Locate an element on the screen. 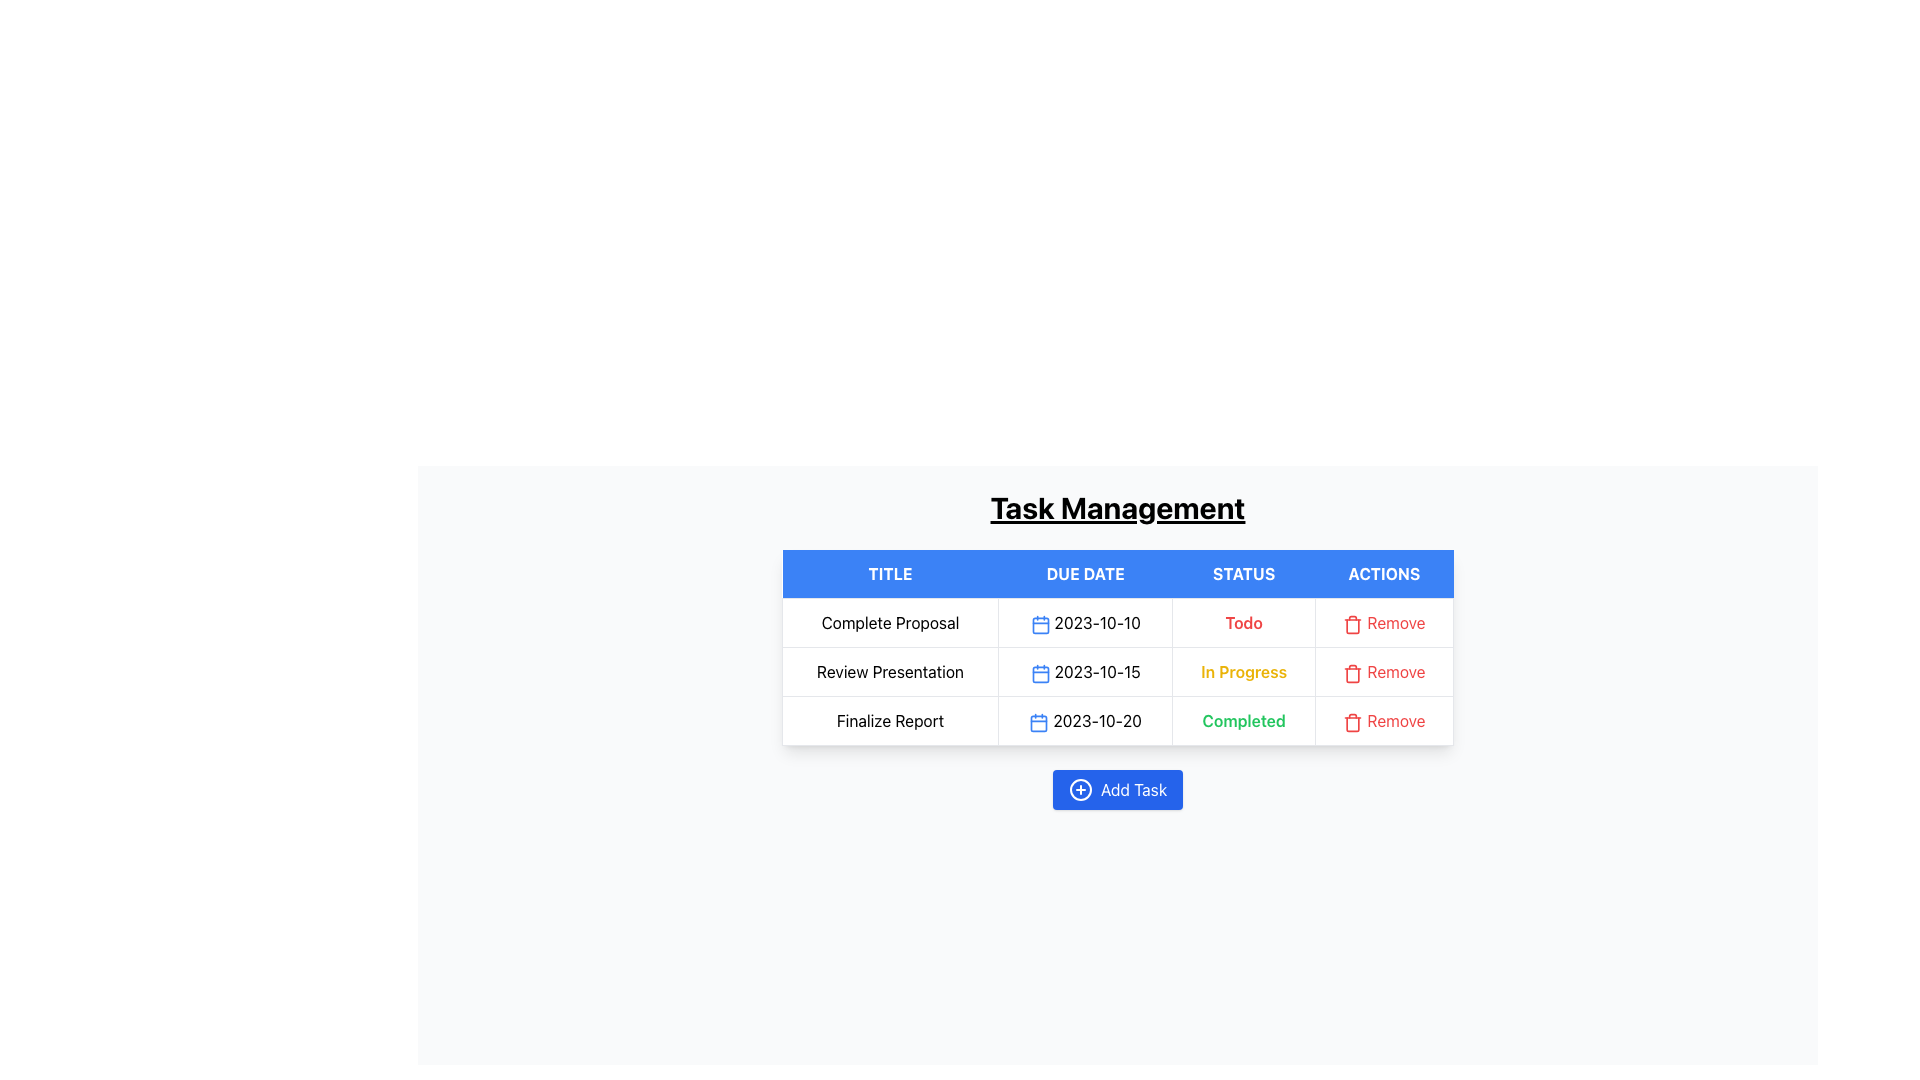 This screenshot has height=1080, width=1920. the 'Remove' button located in the second row under the 'ACTIONS' column, aligned with the 'In Progress' status is located at coordinates (1382, 671).